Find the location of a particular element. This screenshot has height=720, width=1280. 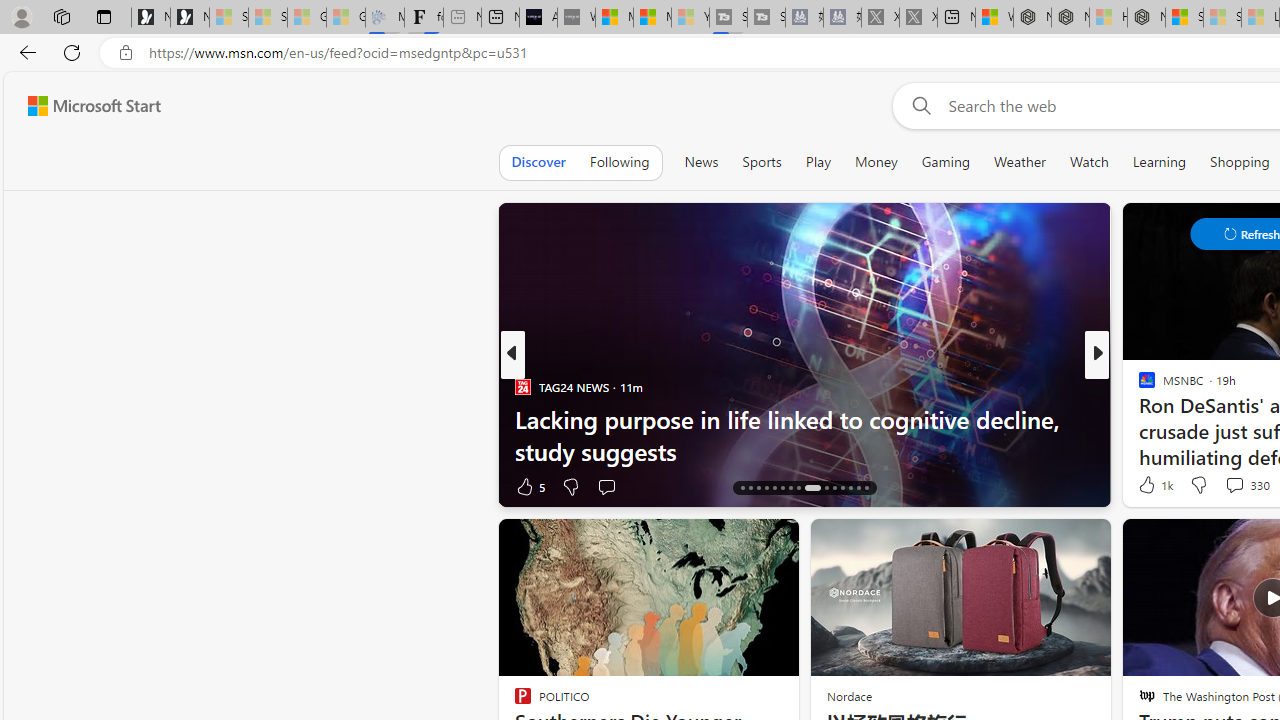

'Nordace - Nordace Siena Is Not An Ordinary Backpack' is located at coordinates (1146, 17).